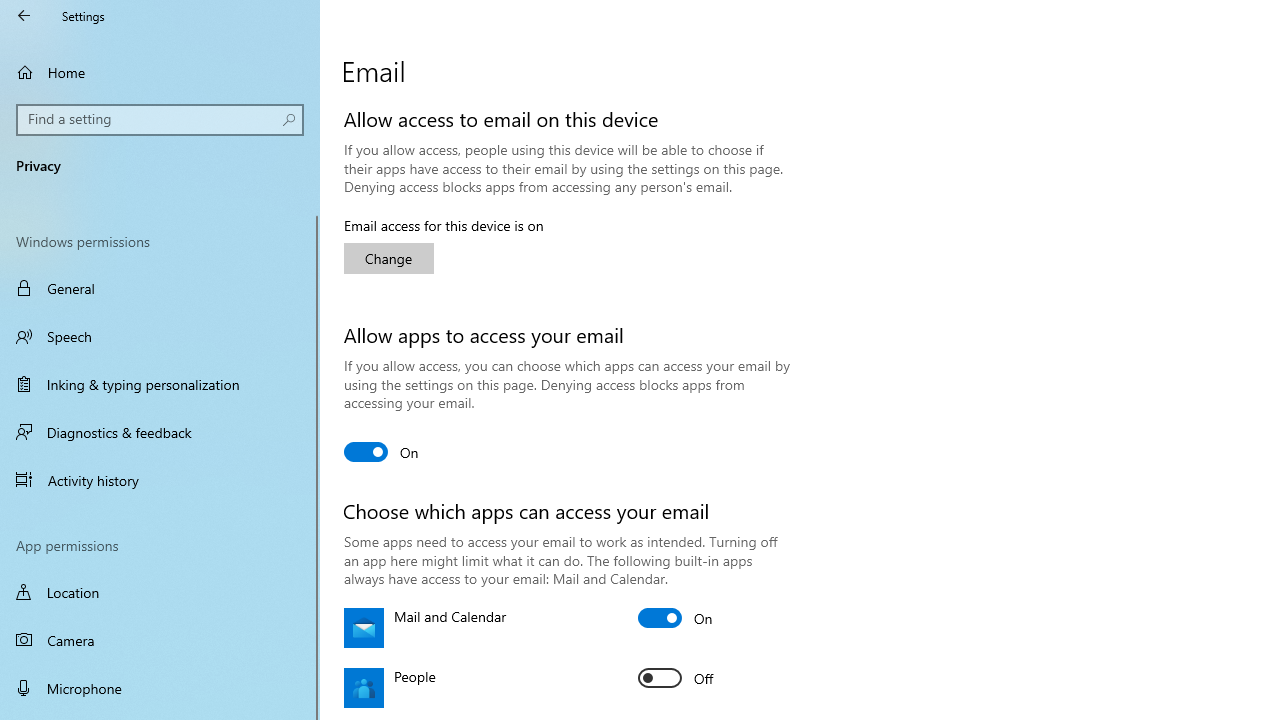 The width and height of the screenshot is (1280, 720). Describe the element at coordinates (160, 288) in the screenshot. I see `'General'` at that location.